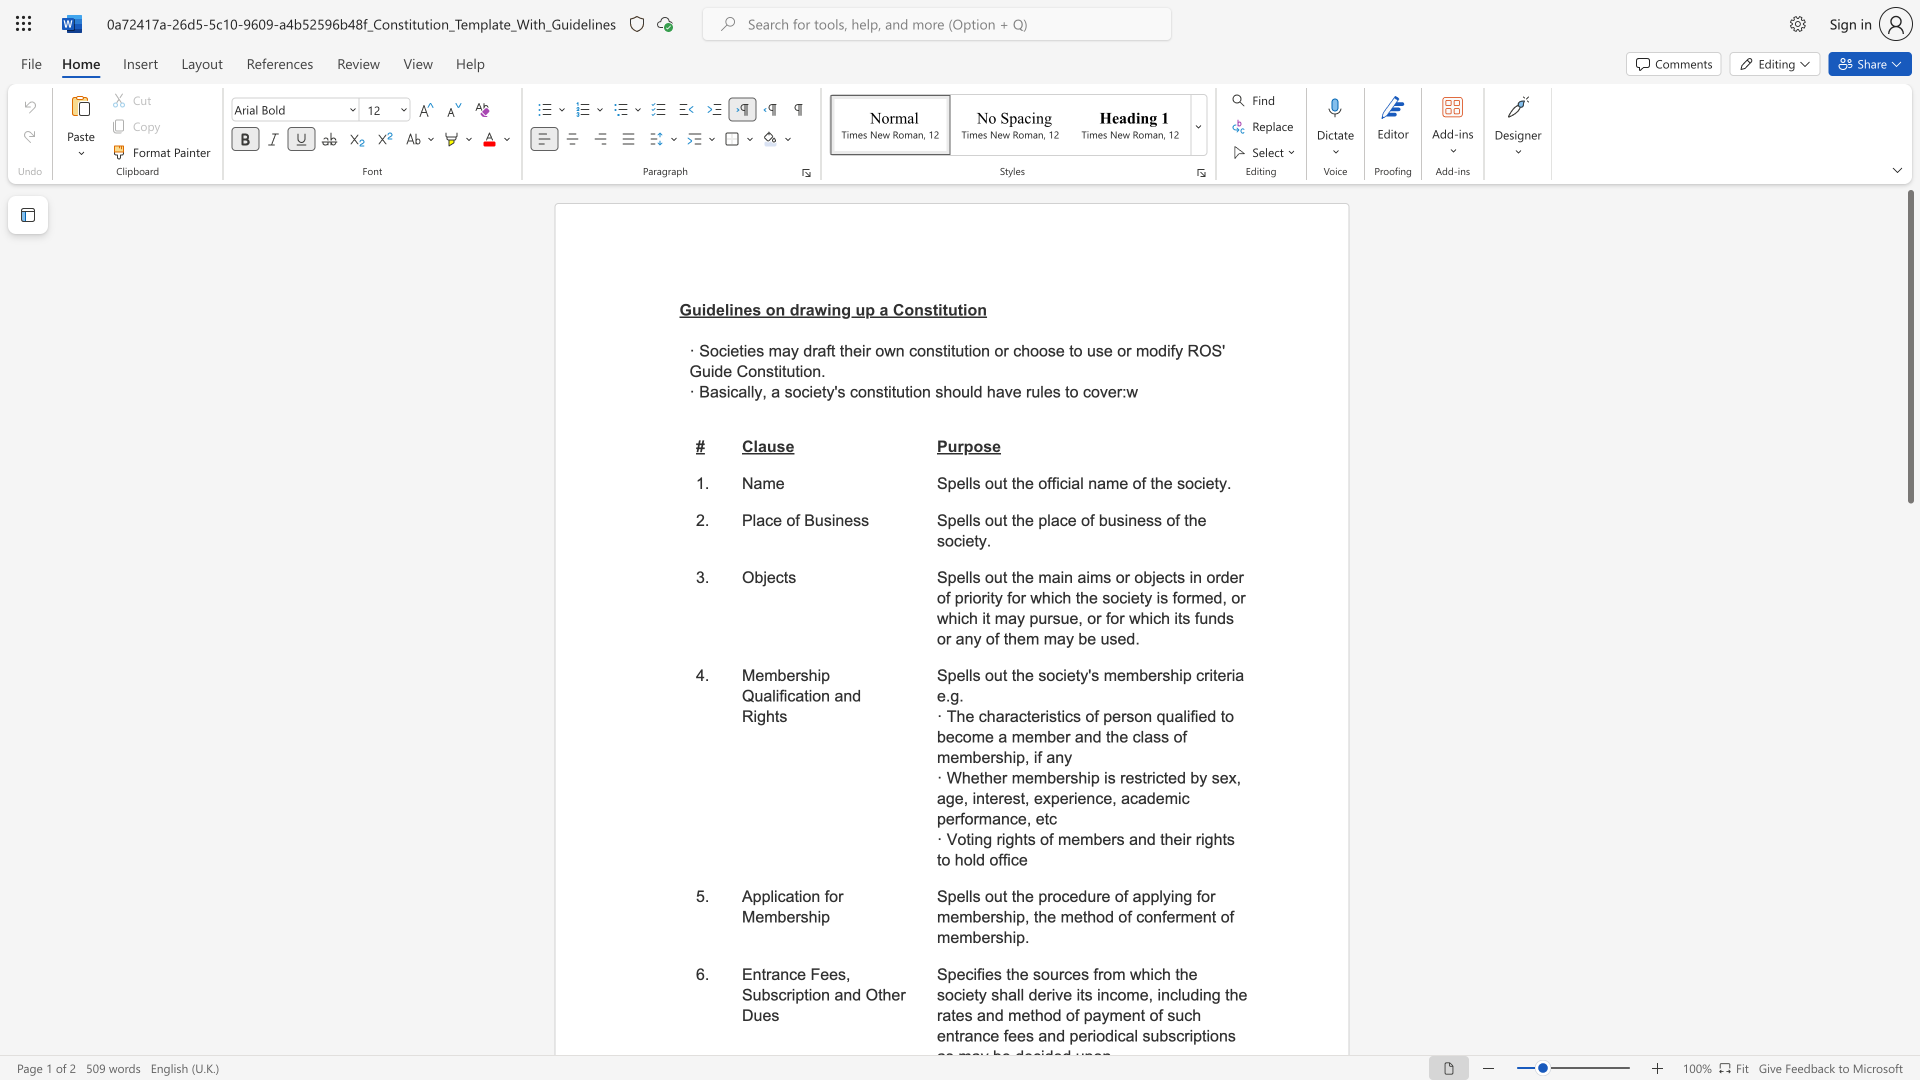 The height and width of the screenshot is (1080, 1920). What do you see at coordinates (1909, 810) in the screenshot?
I see `the right-hand scrollbar to descend the page` at bounding box center [1909, 810].